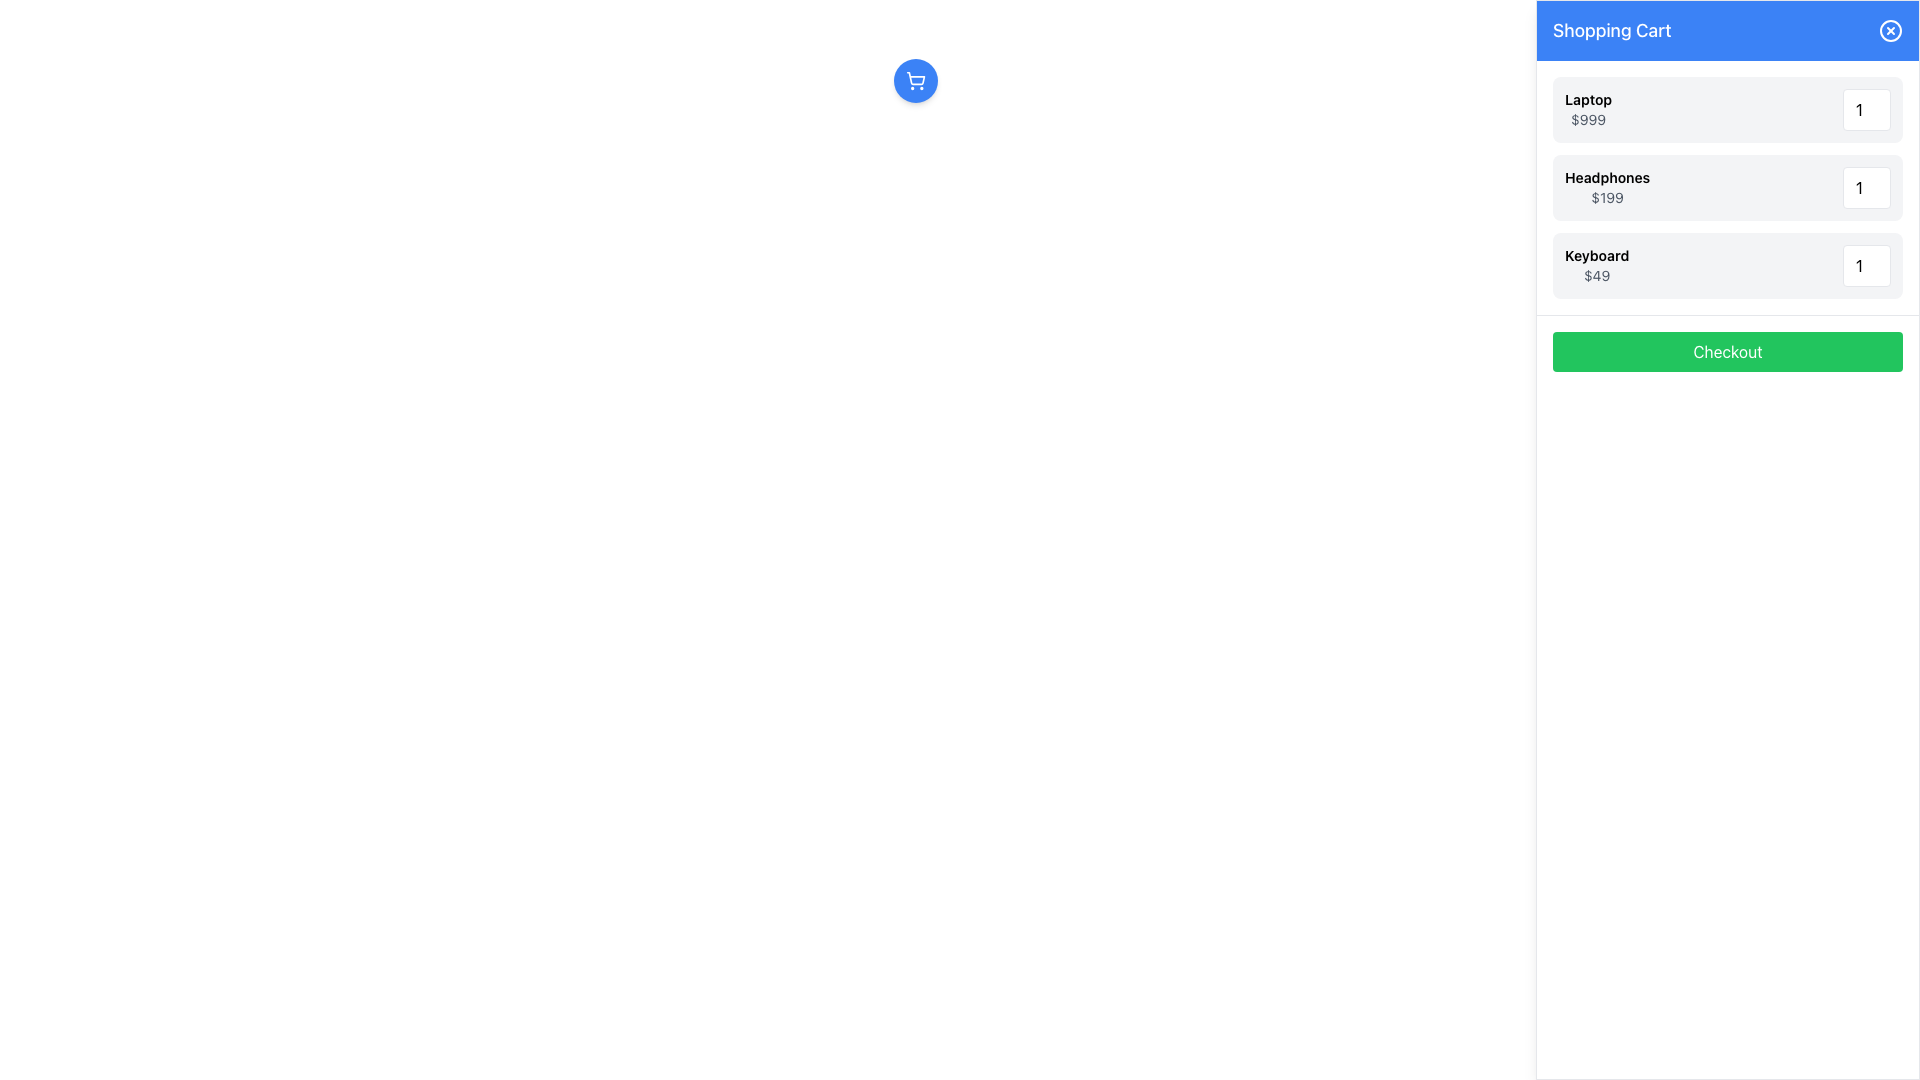  What do you see at coordinates (1890, 30) in the screenshot?
I see `the small circular button with an 'X' icon inside, located at the top-right corner of the Shopping Cart header section` at bounding box center [1890, 30].